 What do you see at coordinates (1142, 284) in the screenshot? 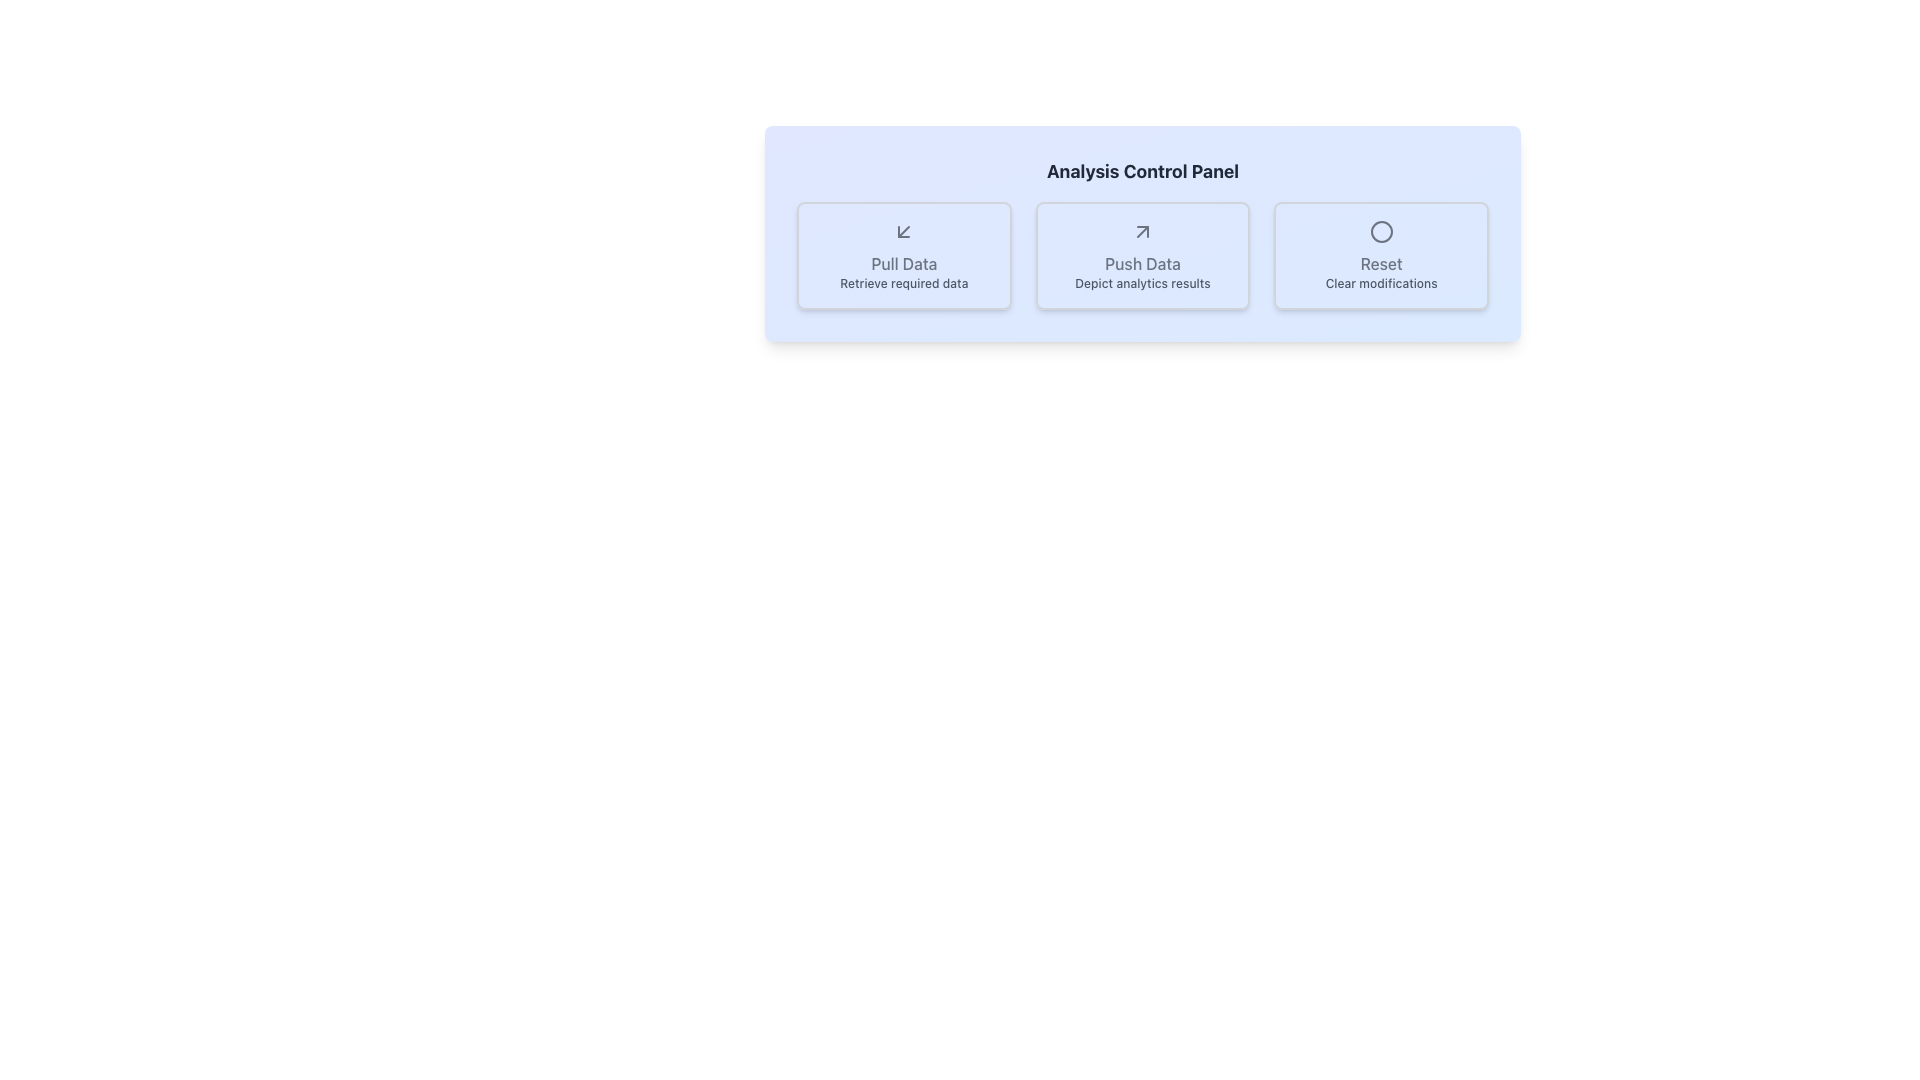
I see `the descriptive text element located below the 'Push Data' button, which explains the analytics results` at bounding box center [1142, 284].